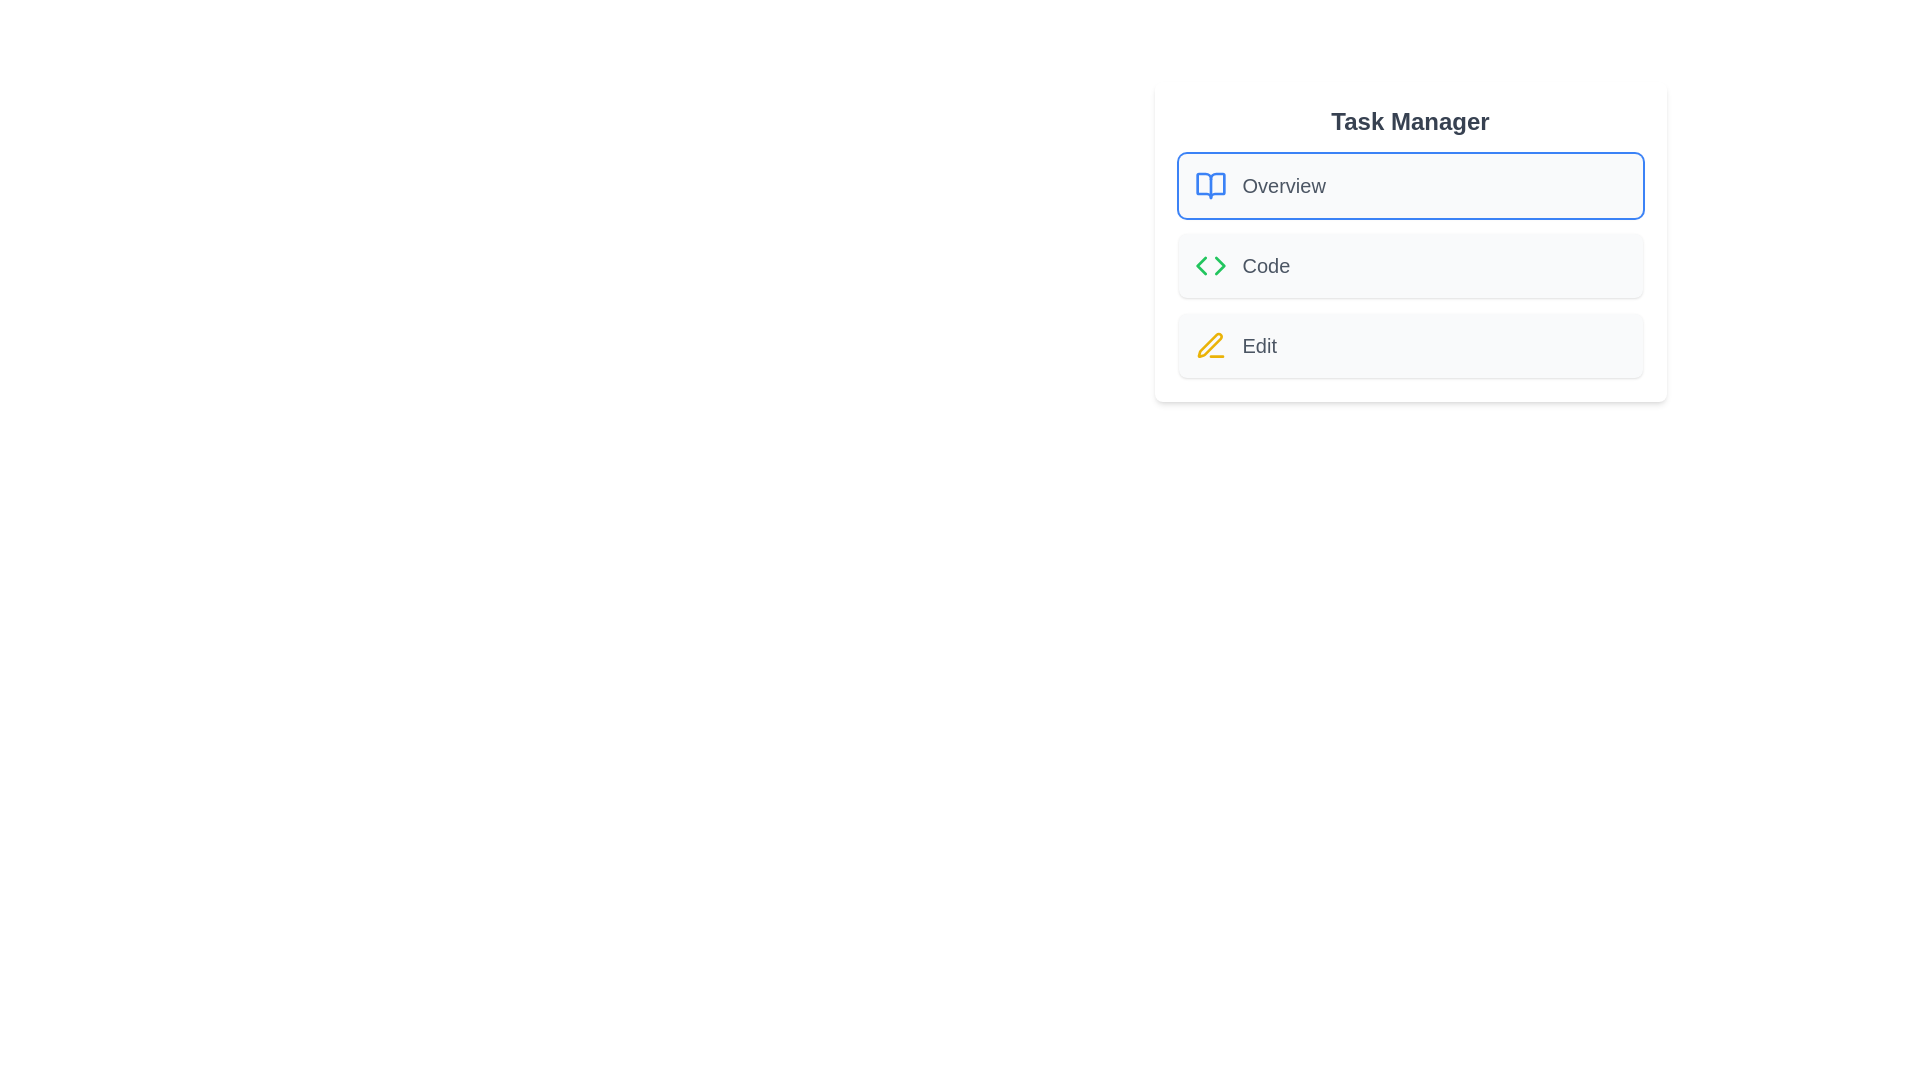  I want to click on text label displaying 'Edit' in gray color located inside an interactive button in the bottom row of options, positioned to the right of a yellow pencil icon, so click(1258, 345).